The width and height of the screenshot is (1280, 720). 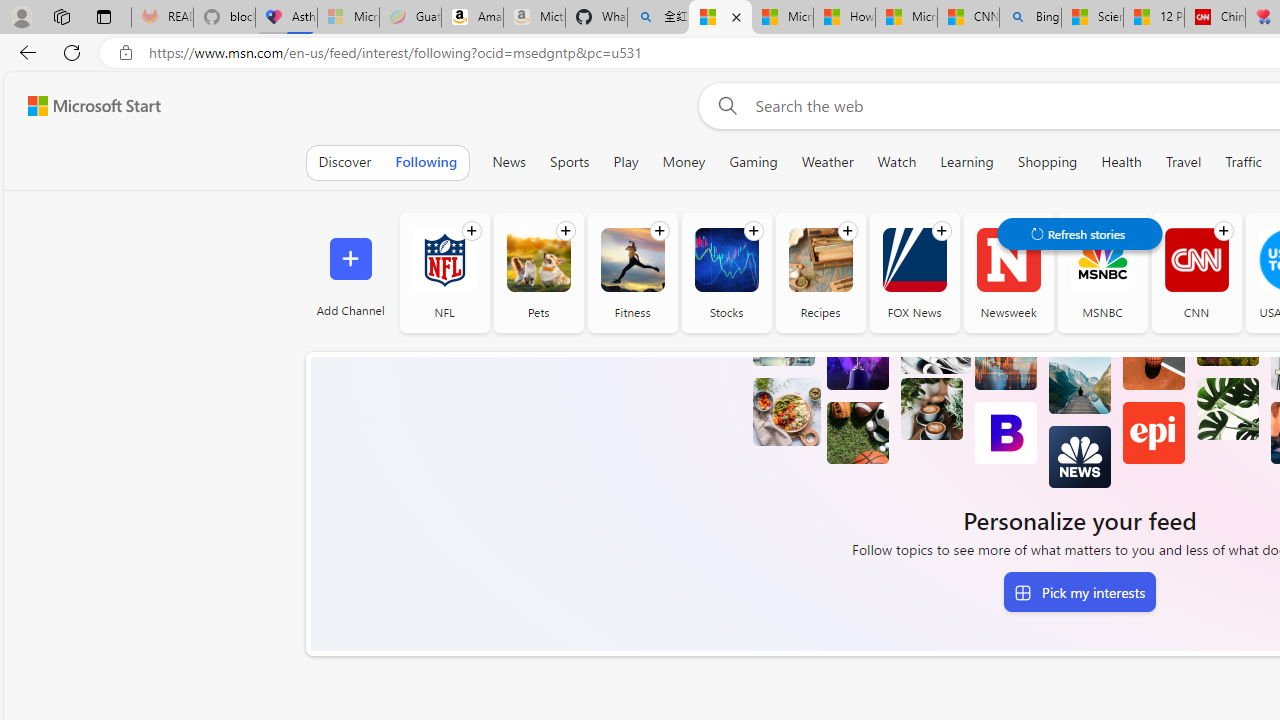 I want to click on 'Recipes', so click(x=820, y=259).